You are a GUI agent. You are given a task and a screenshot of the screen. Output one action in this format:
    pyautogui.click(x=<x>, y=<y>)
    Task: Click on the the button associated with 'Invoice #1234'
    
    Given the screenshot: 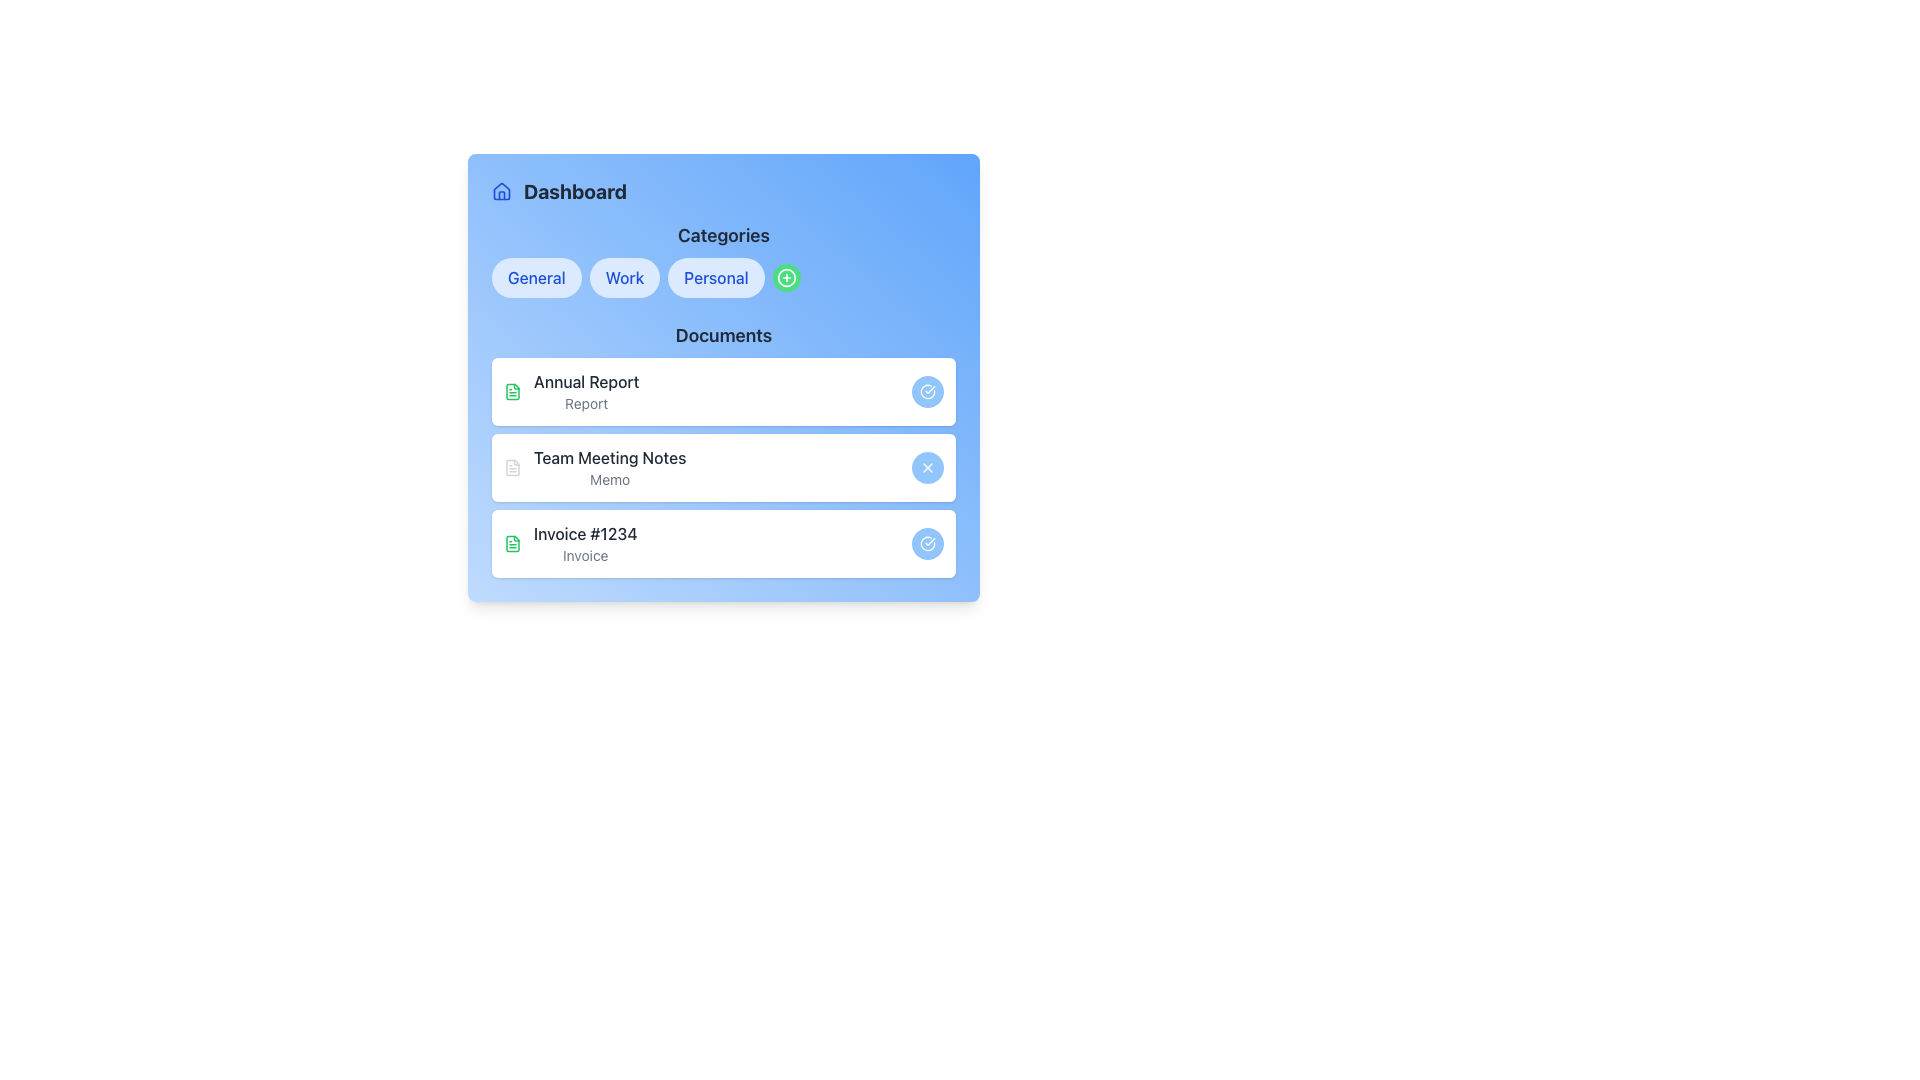 What is the action you would take?
    pyautogui.click(x=926, y=543)
    